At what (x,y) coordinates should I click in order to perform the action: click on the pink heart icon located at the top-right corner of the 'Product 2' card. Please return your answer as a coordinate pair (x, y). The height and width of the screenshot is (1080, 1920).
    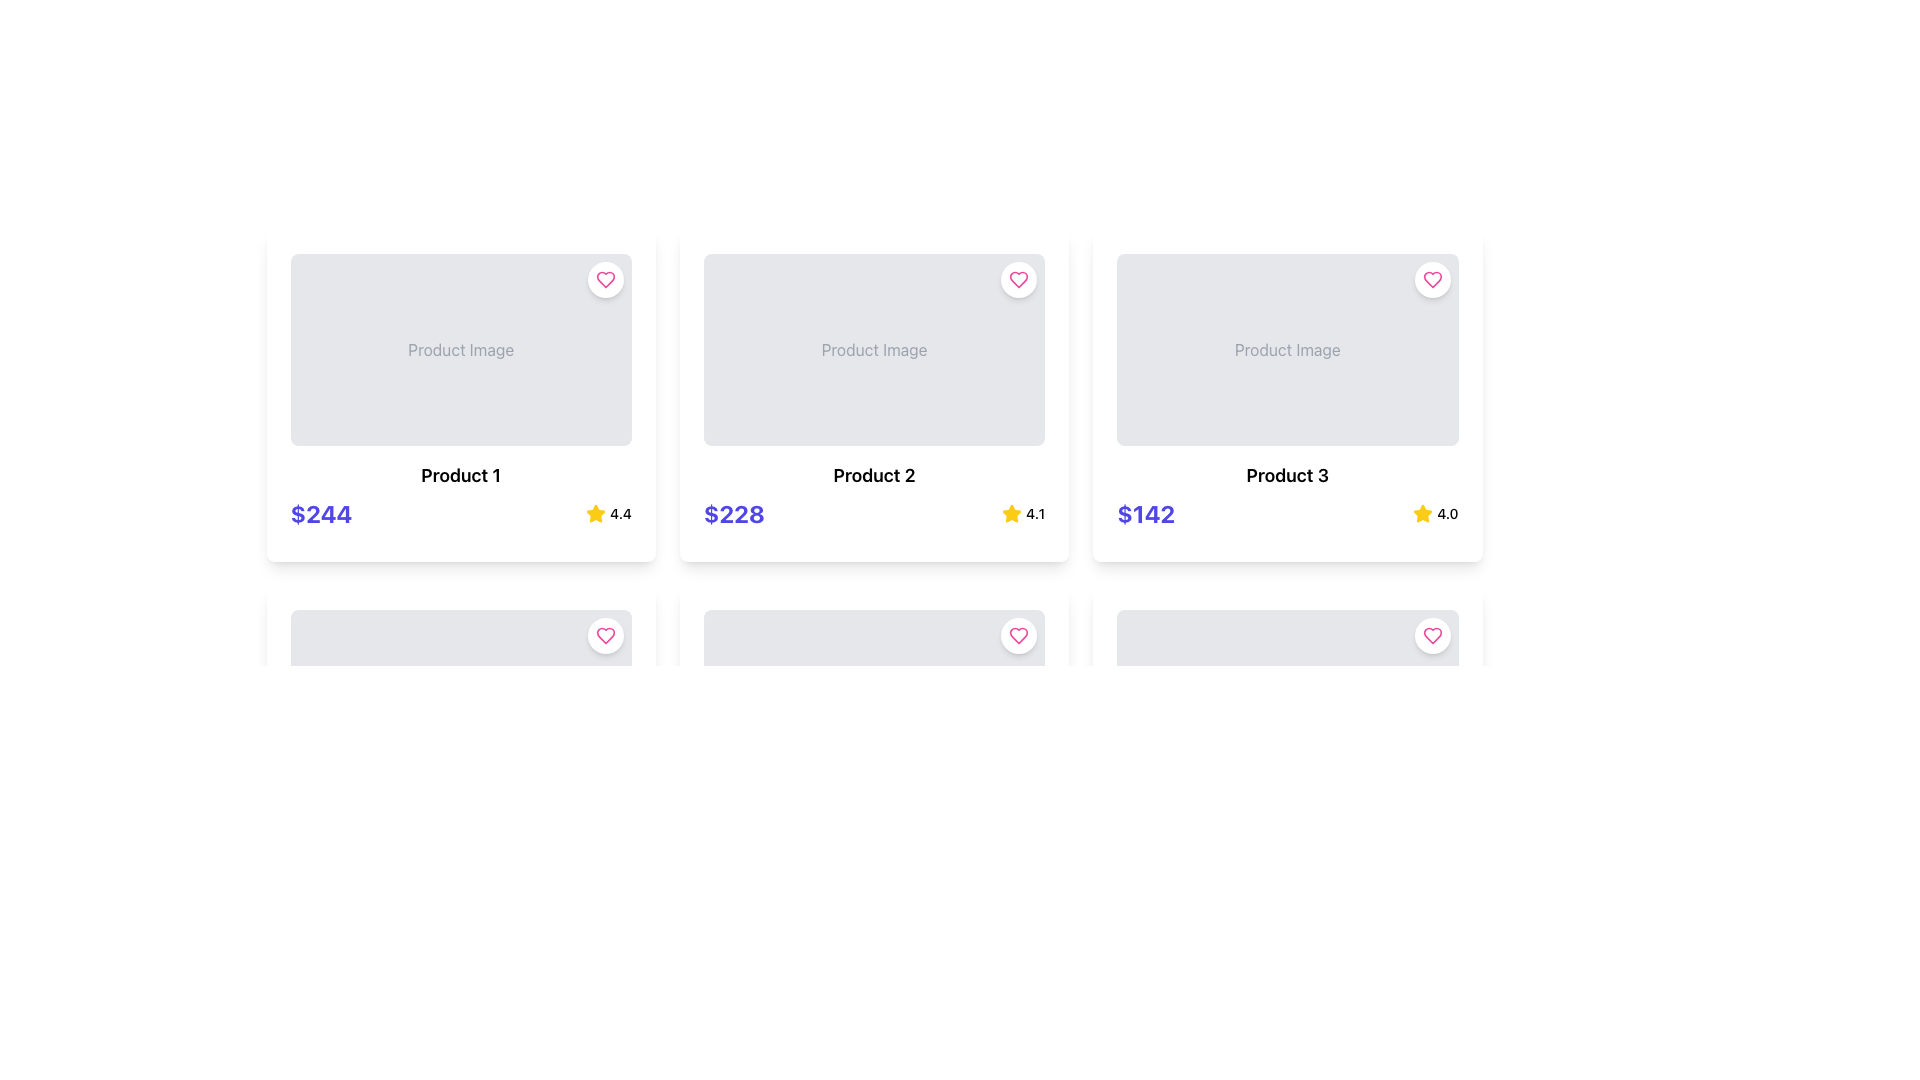
    Looking at the image, I should click on (1019, 636).